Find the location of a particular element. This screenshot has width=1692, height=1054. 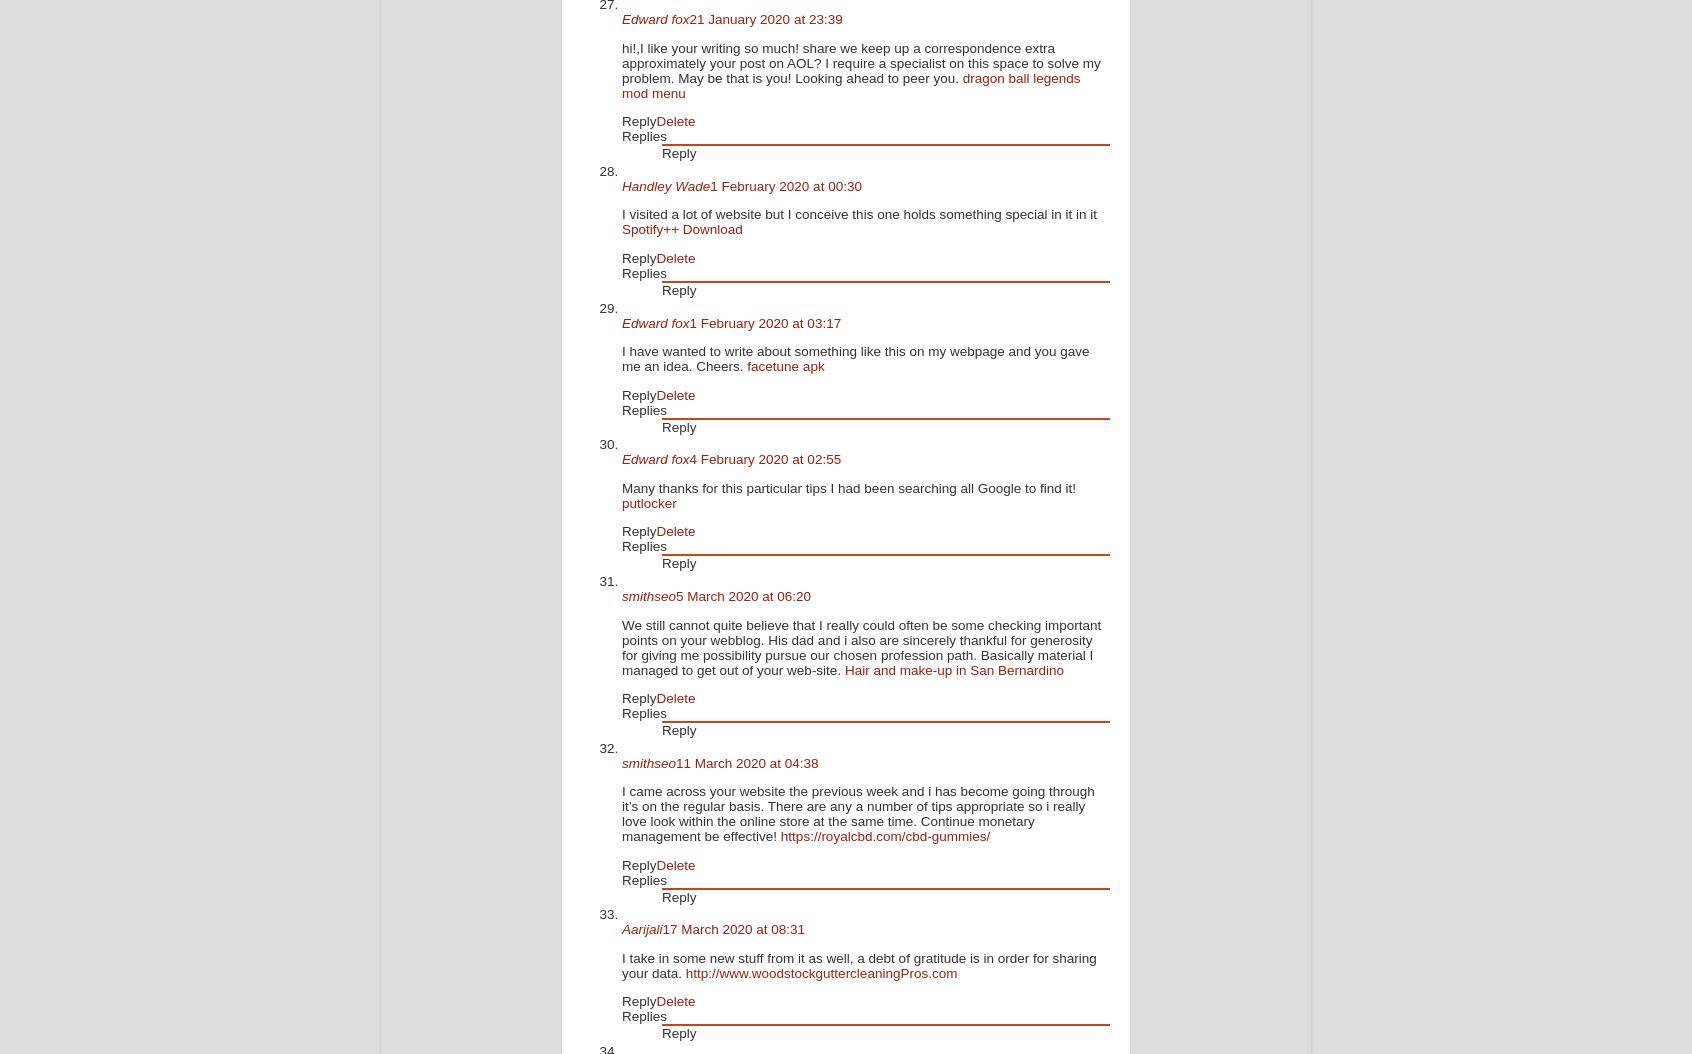

'I have wanted to write about something like this on my webpage and you gave me an idea. Cheers.' is located at coordinates (620, 358).